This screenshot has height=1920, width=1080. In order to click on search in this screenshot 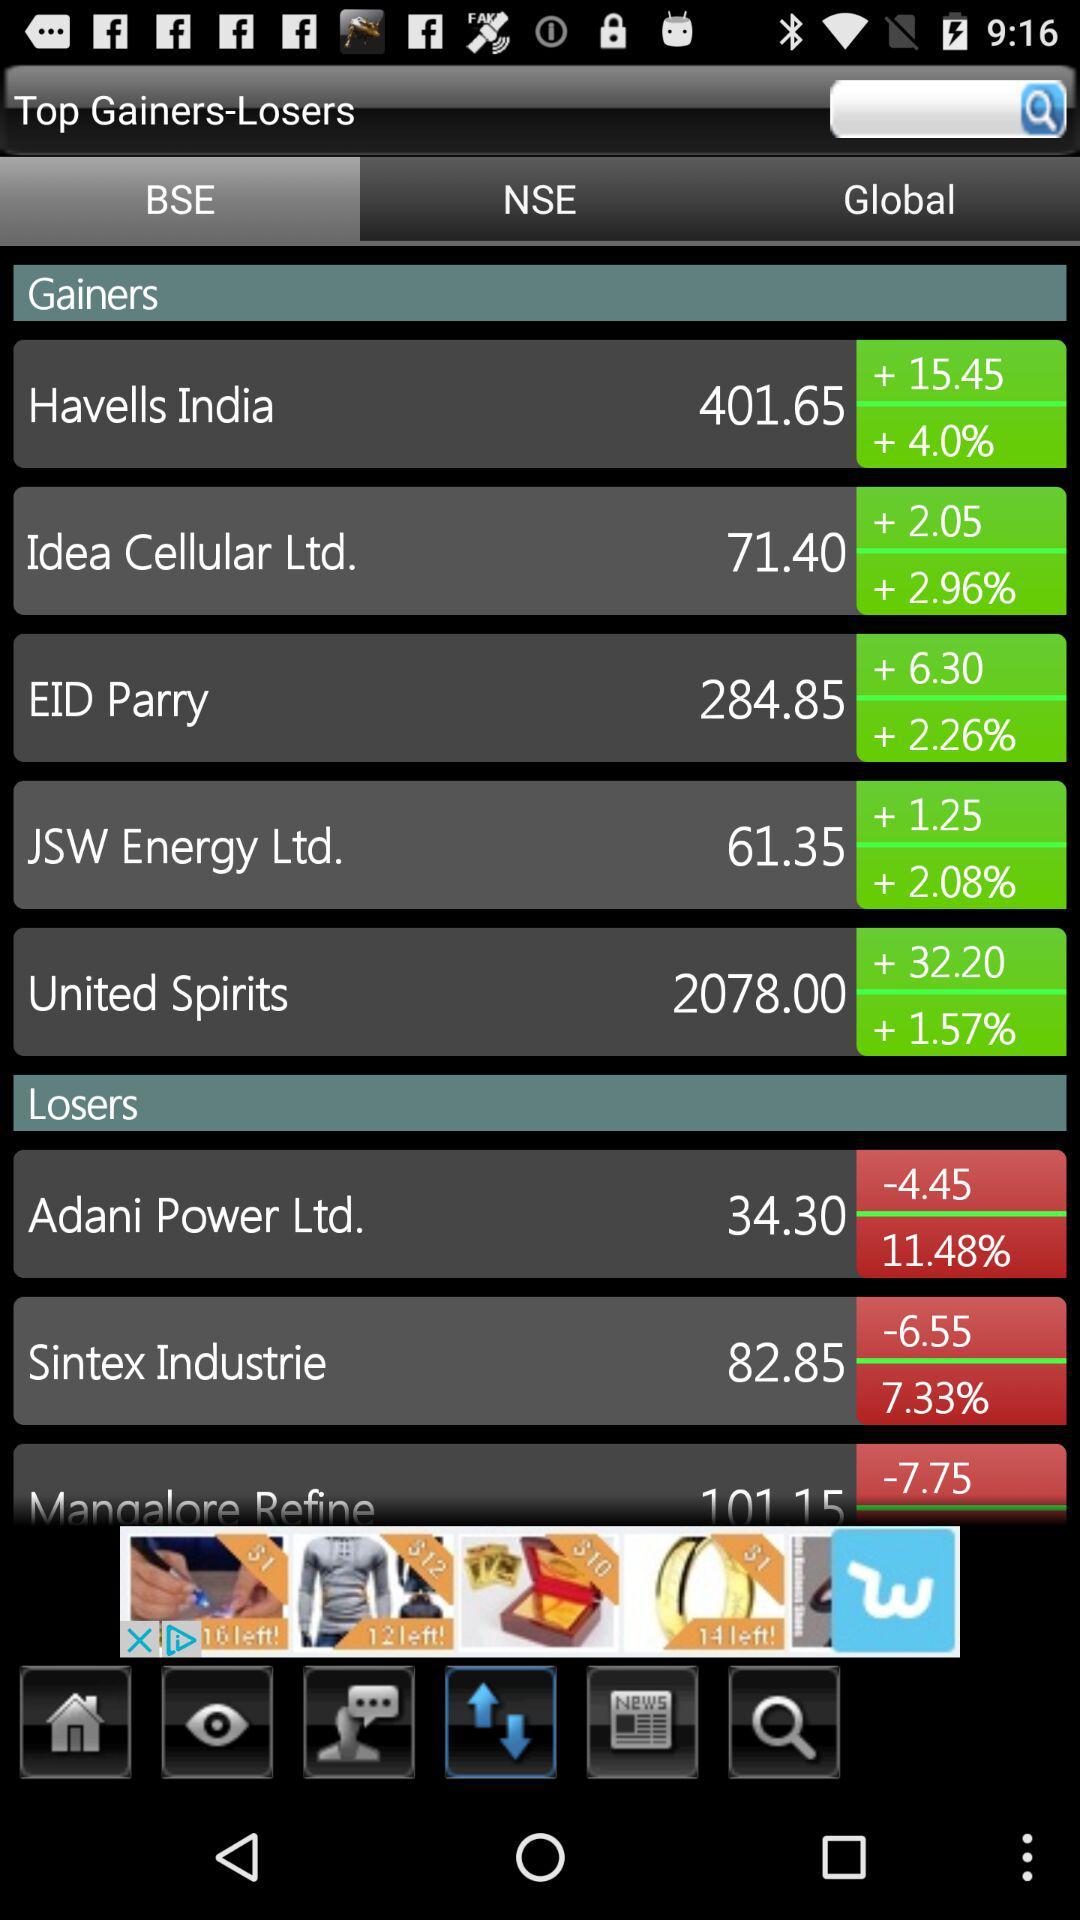, I will do `click(783, 1727)`.